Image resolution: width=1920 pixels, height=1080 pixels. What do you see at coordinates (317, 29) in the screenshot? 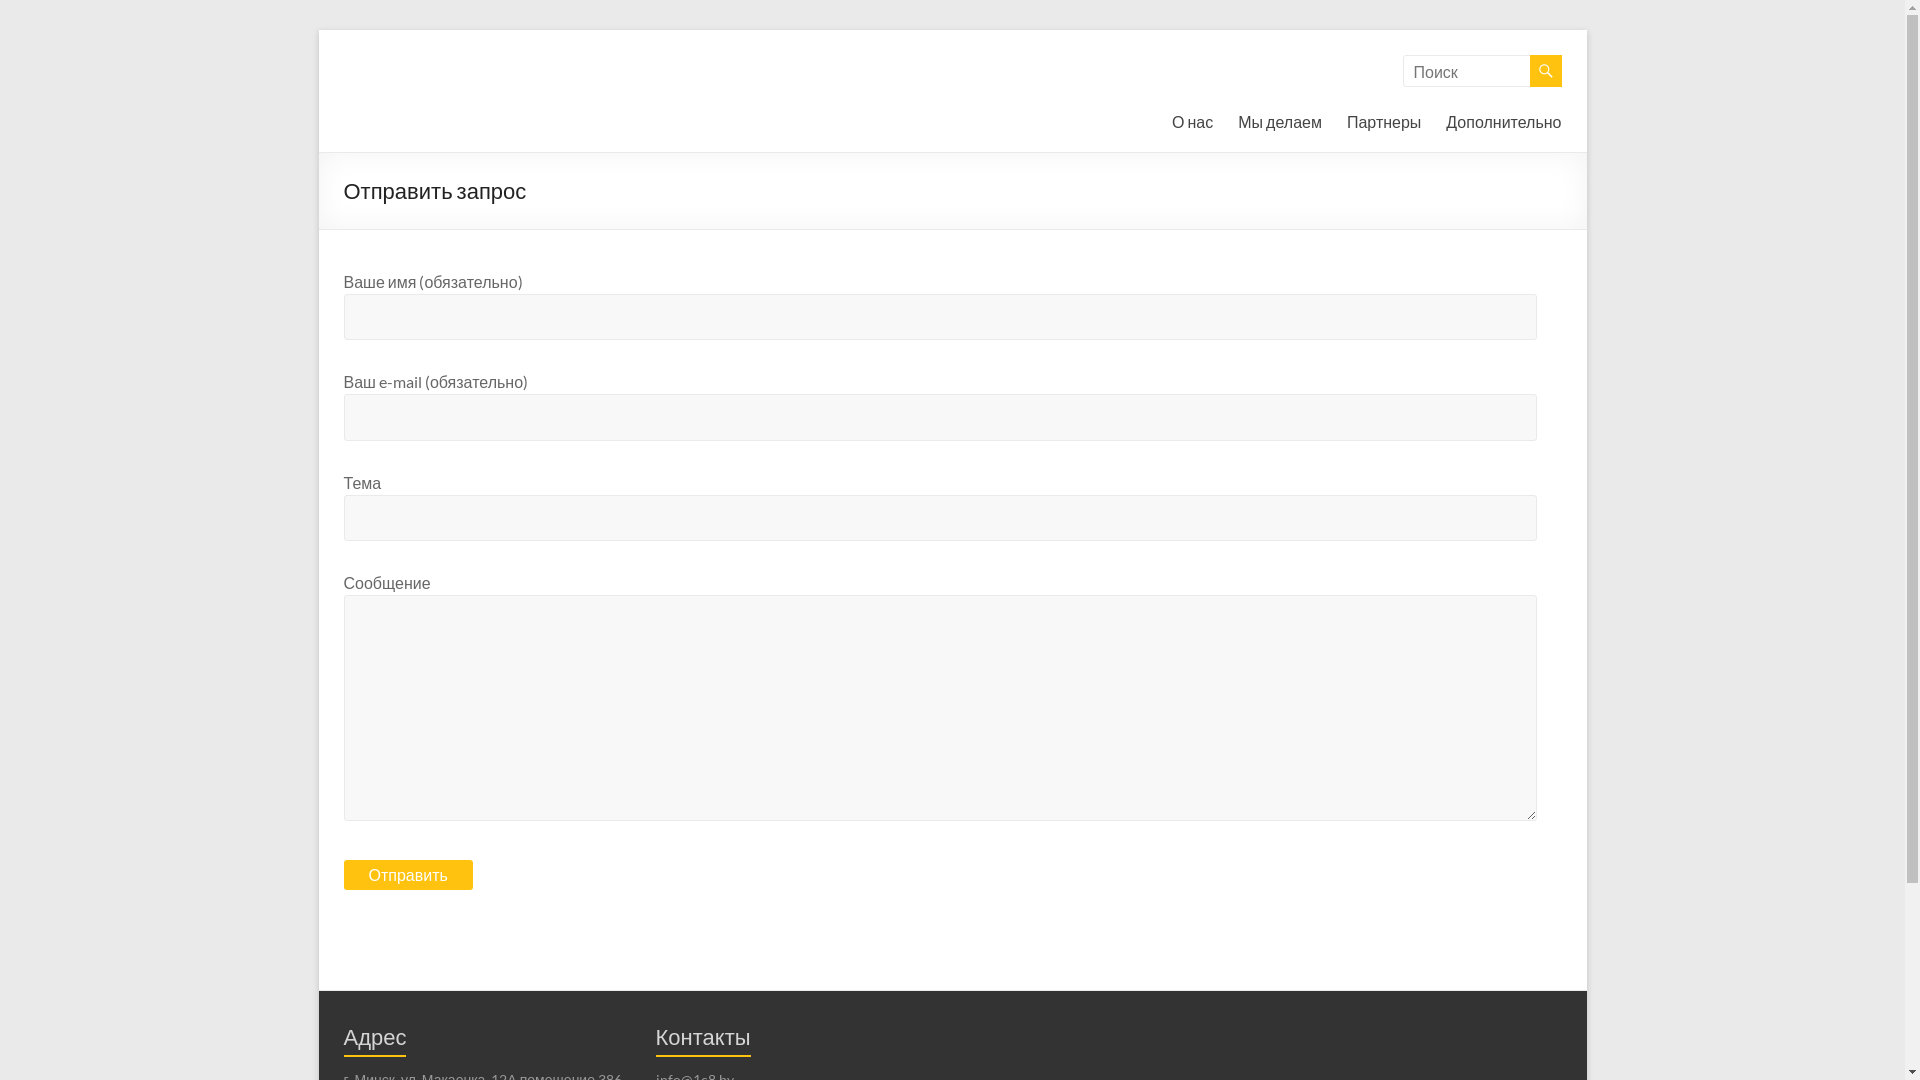
I see `'Skip to content'` at bounding box center [317, 29].